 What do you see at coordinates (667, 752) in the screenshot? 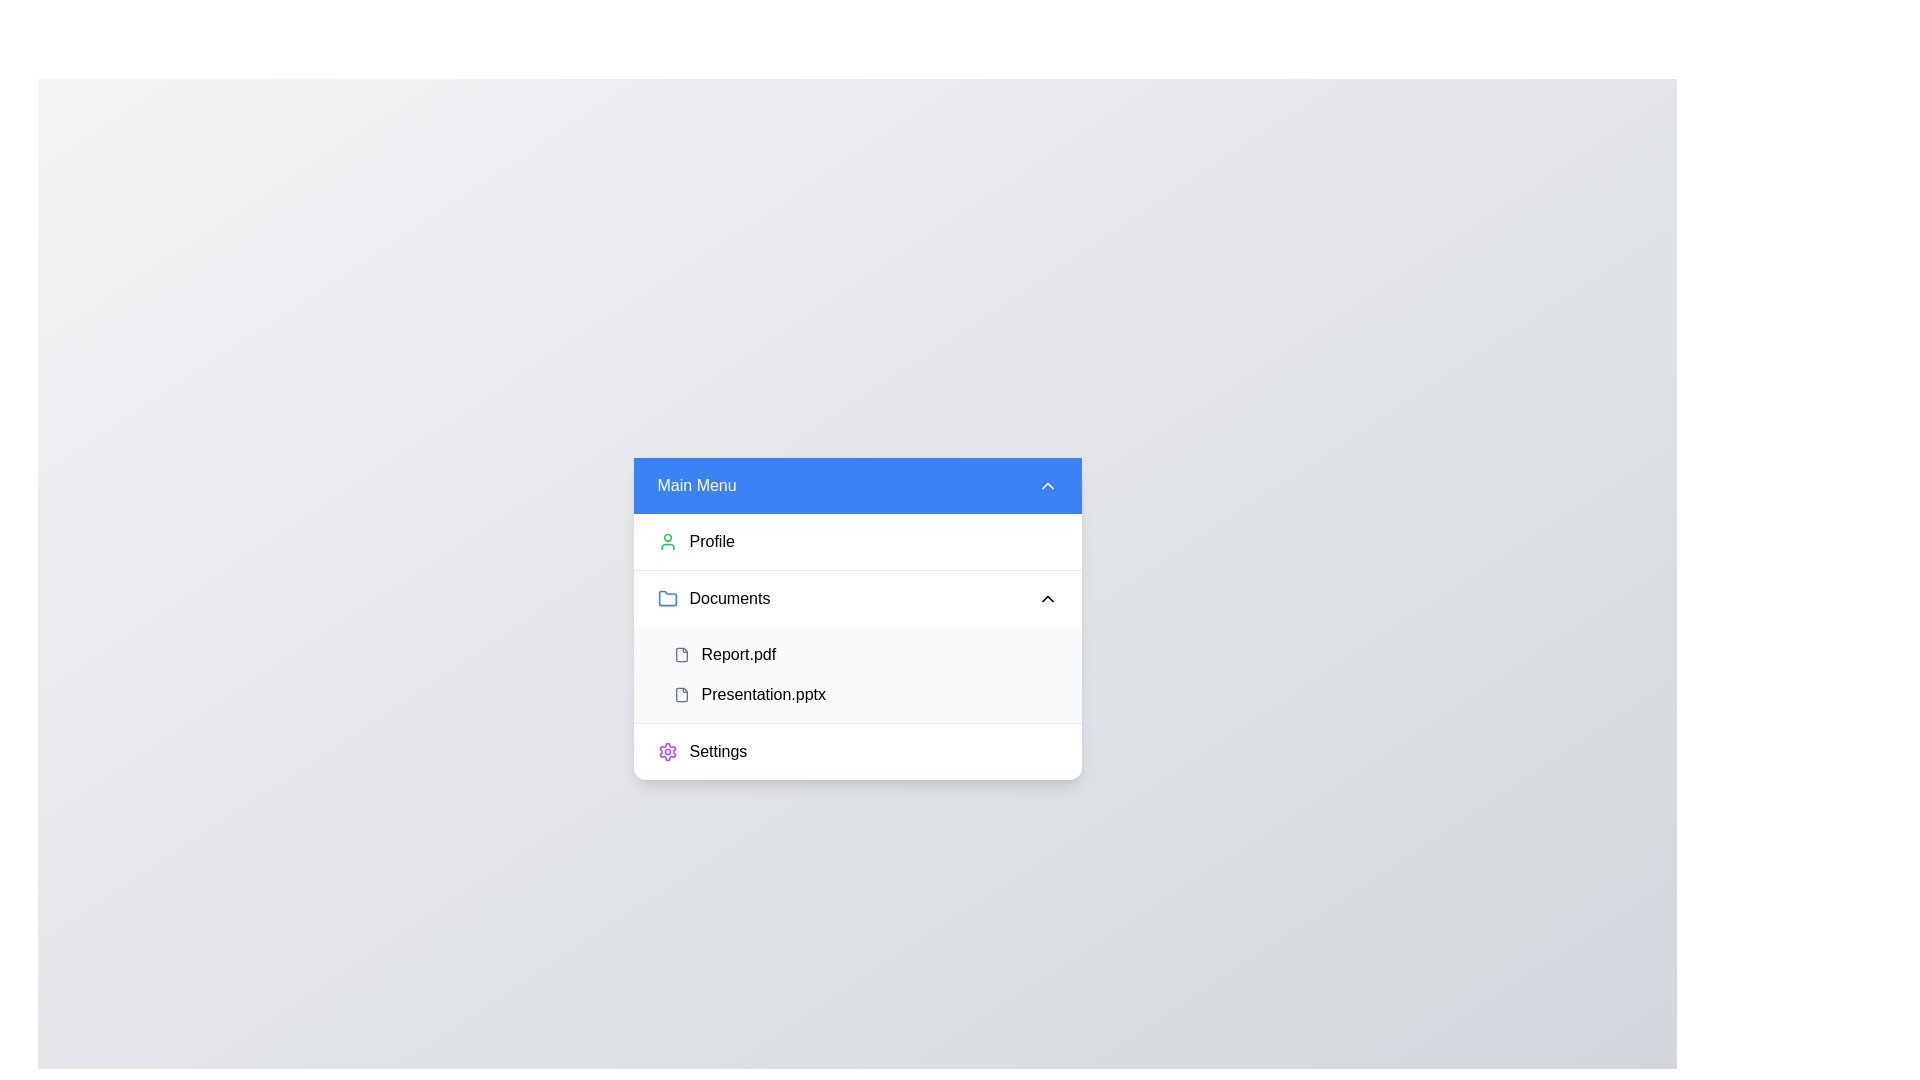
I see `the purple gear icon representing 'Settings' located to the left of the 'Settings' text label in the menu` at bounding box center [667, 752].